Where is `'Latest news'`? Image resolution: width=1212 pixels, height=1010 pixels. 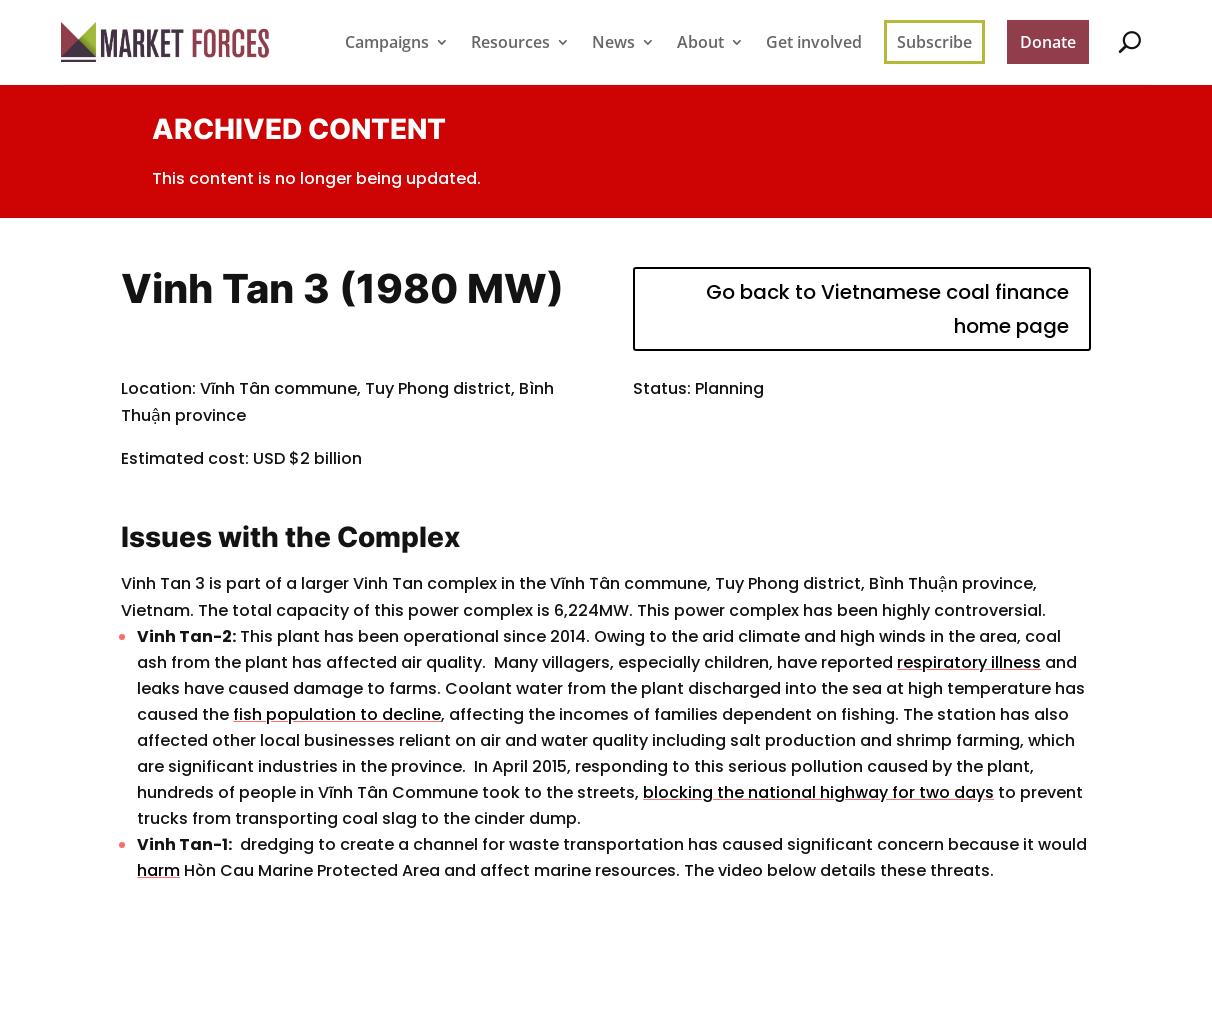 'Latest news' is located at coordinates (620, 114).